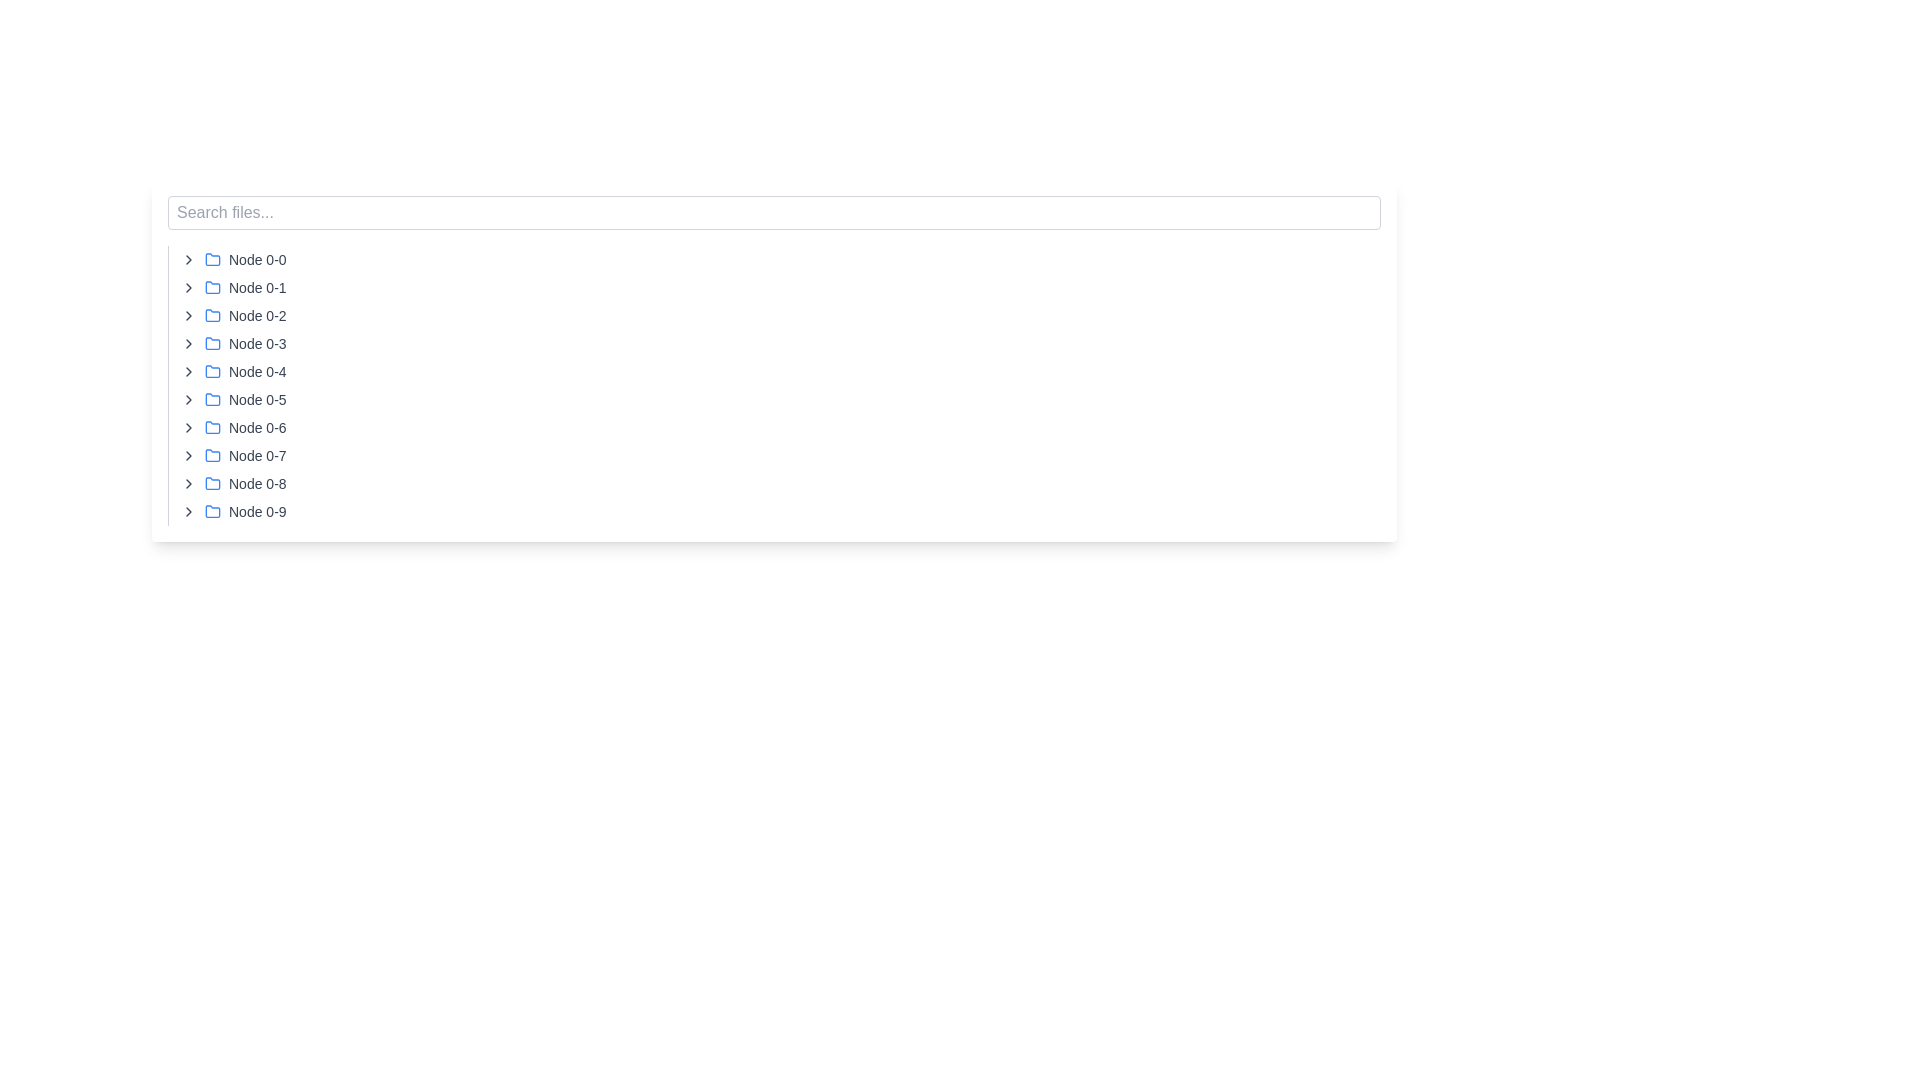 The width and height of the screenshot is (1920, 1080). What do you see at coordinates (212, 398) in the screenshot?
I see `the folder icon representing the directory in the file management system, located adjacent to the label 'Node 0-5'` at bounding box center [212, 398].